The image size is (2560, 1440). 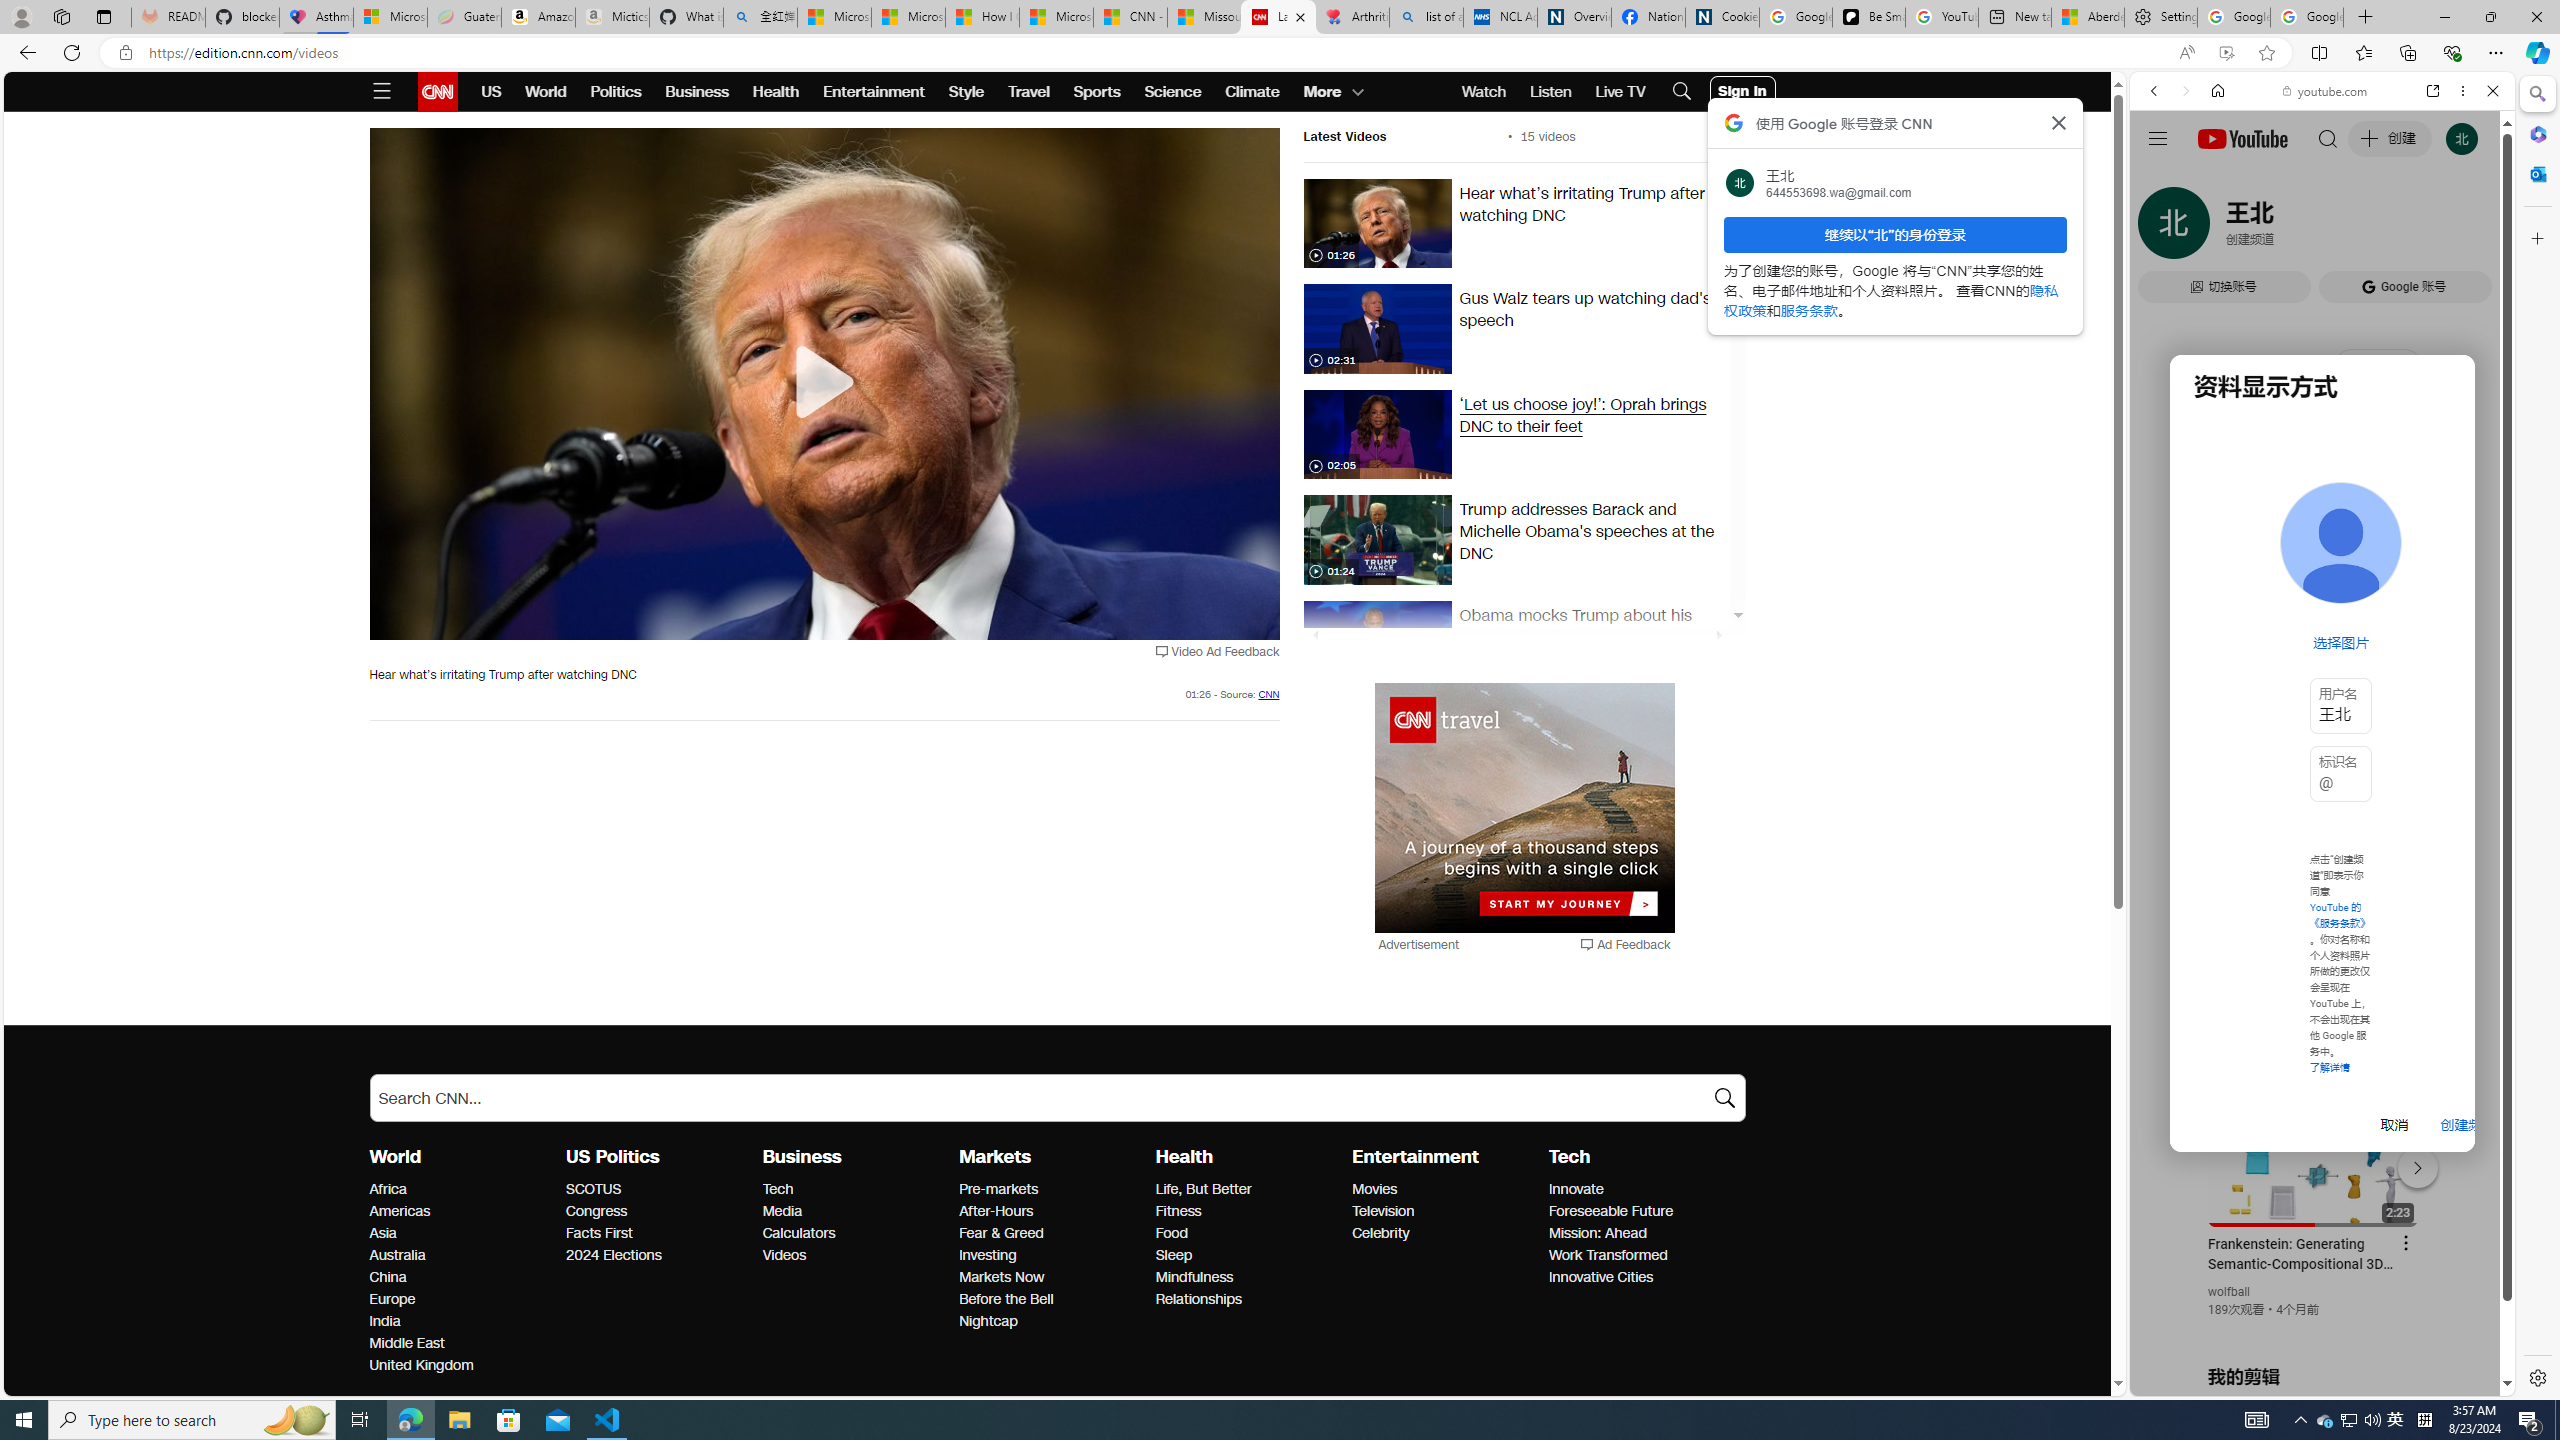 I want to click on 'Australia', so click(x=461, y=1255).